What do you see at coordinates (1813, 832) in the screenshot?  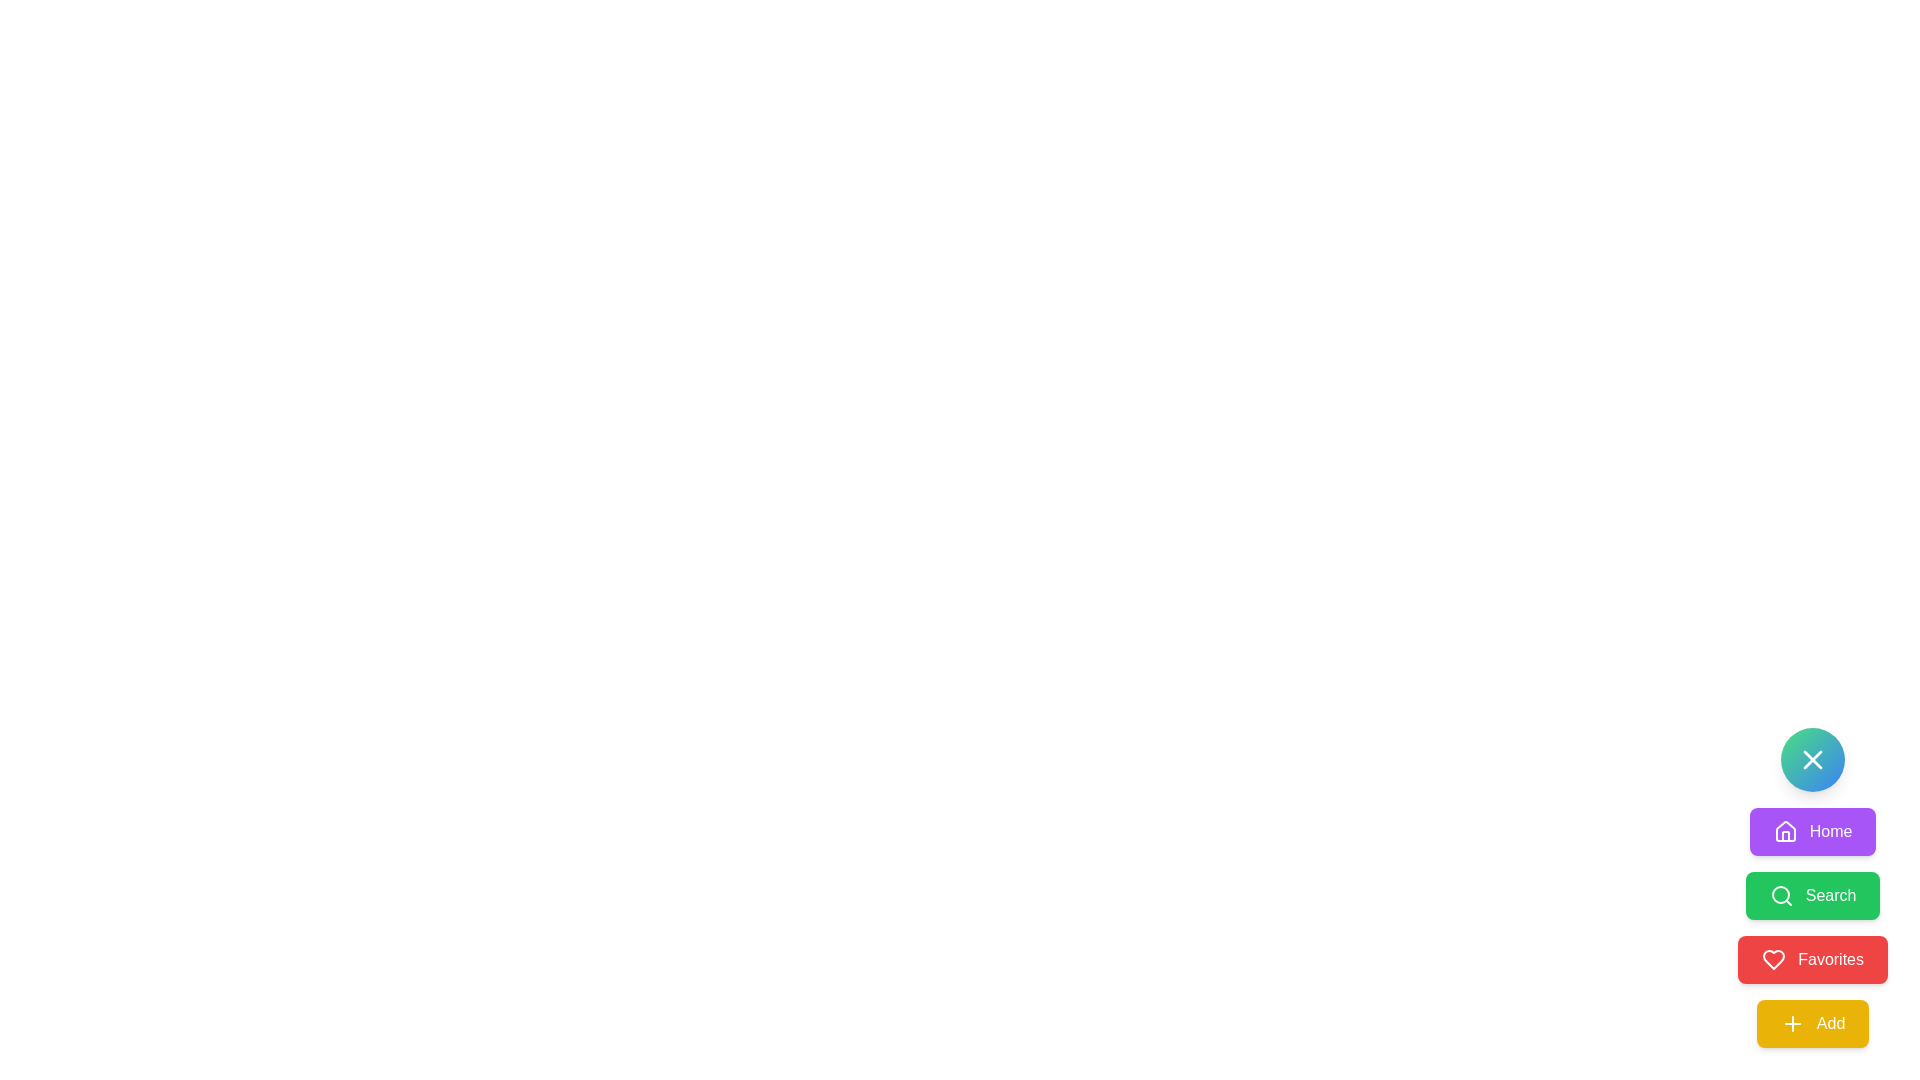 I see `the navigation button located on the right side of the interface` at bounding box center [1813, 832].